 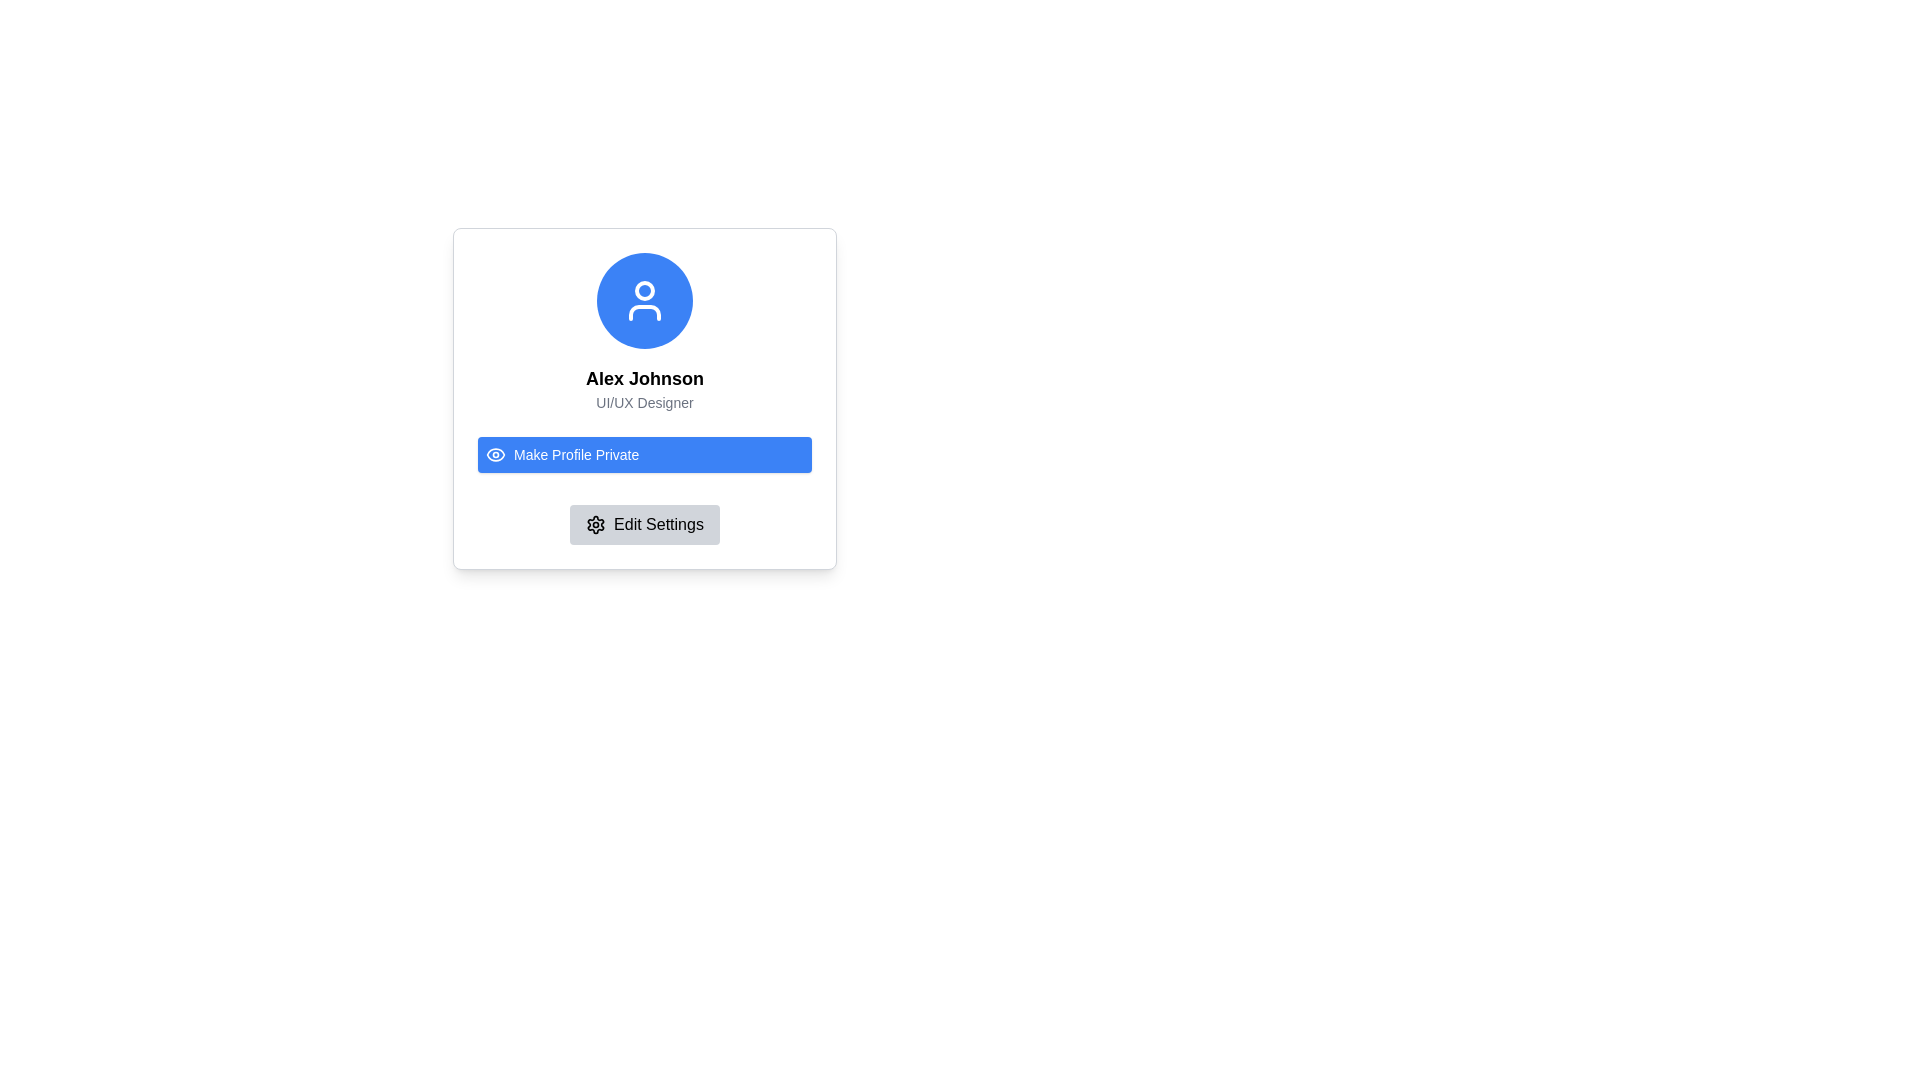 I want to click on the Profile Icon, which visually represents the user's account, located above the text 'Alex Johnson' and 'UI/UX Designer', so click(x=644, y=300).